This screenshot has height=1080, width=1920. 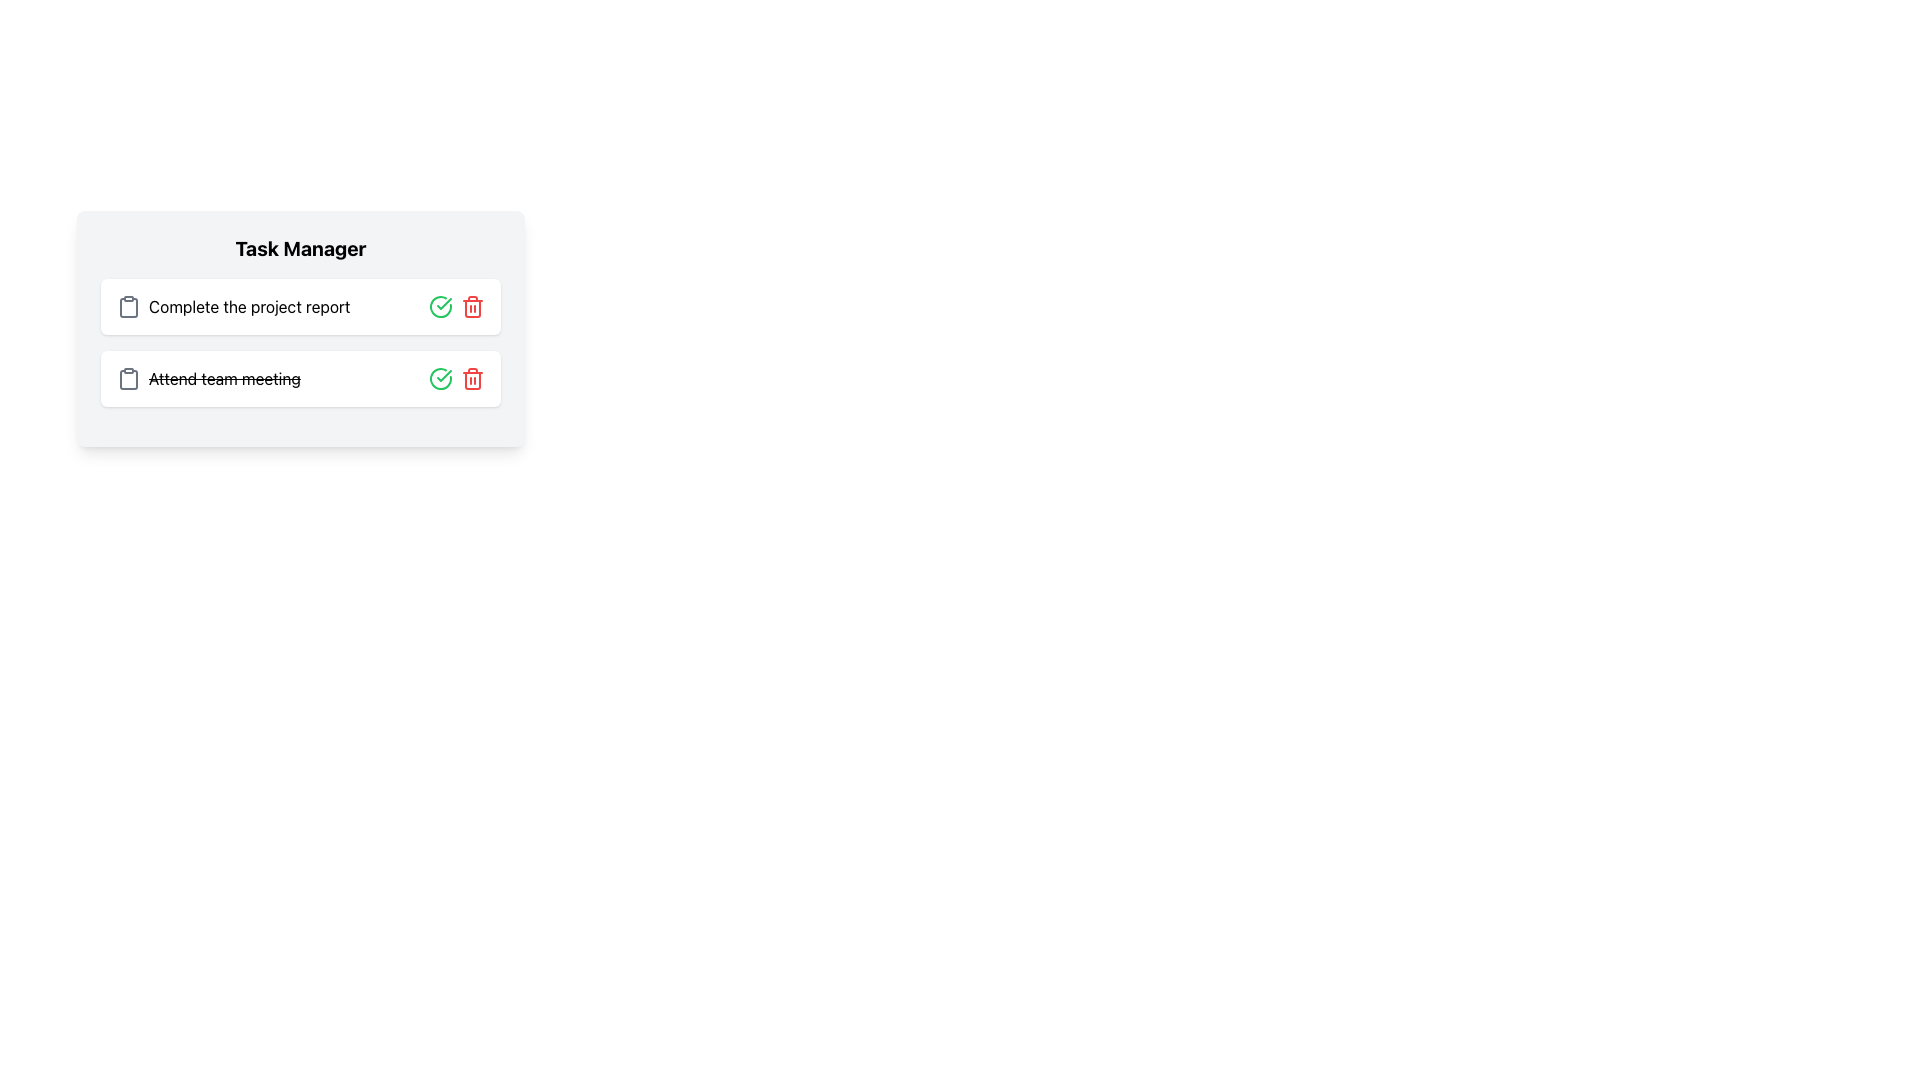 I want to click on the red trash bin in the Control button group, so click(x=455, y=378).